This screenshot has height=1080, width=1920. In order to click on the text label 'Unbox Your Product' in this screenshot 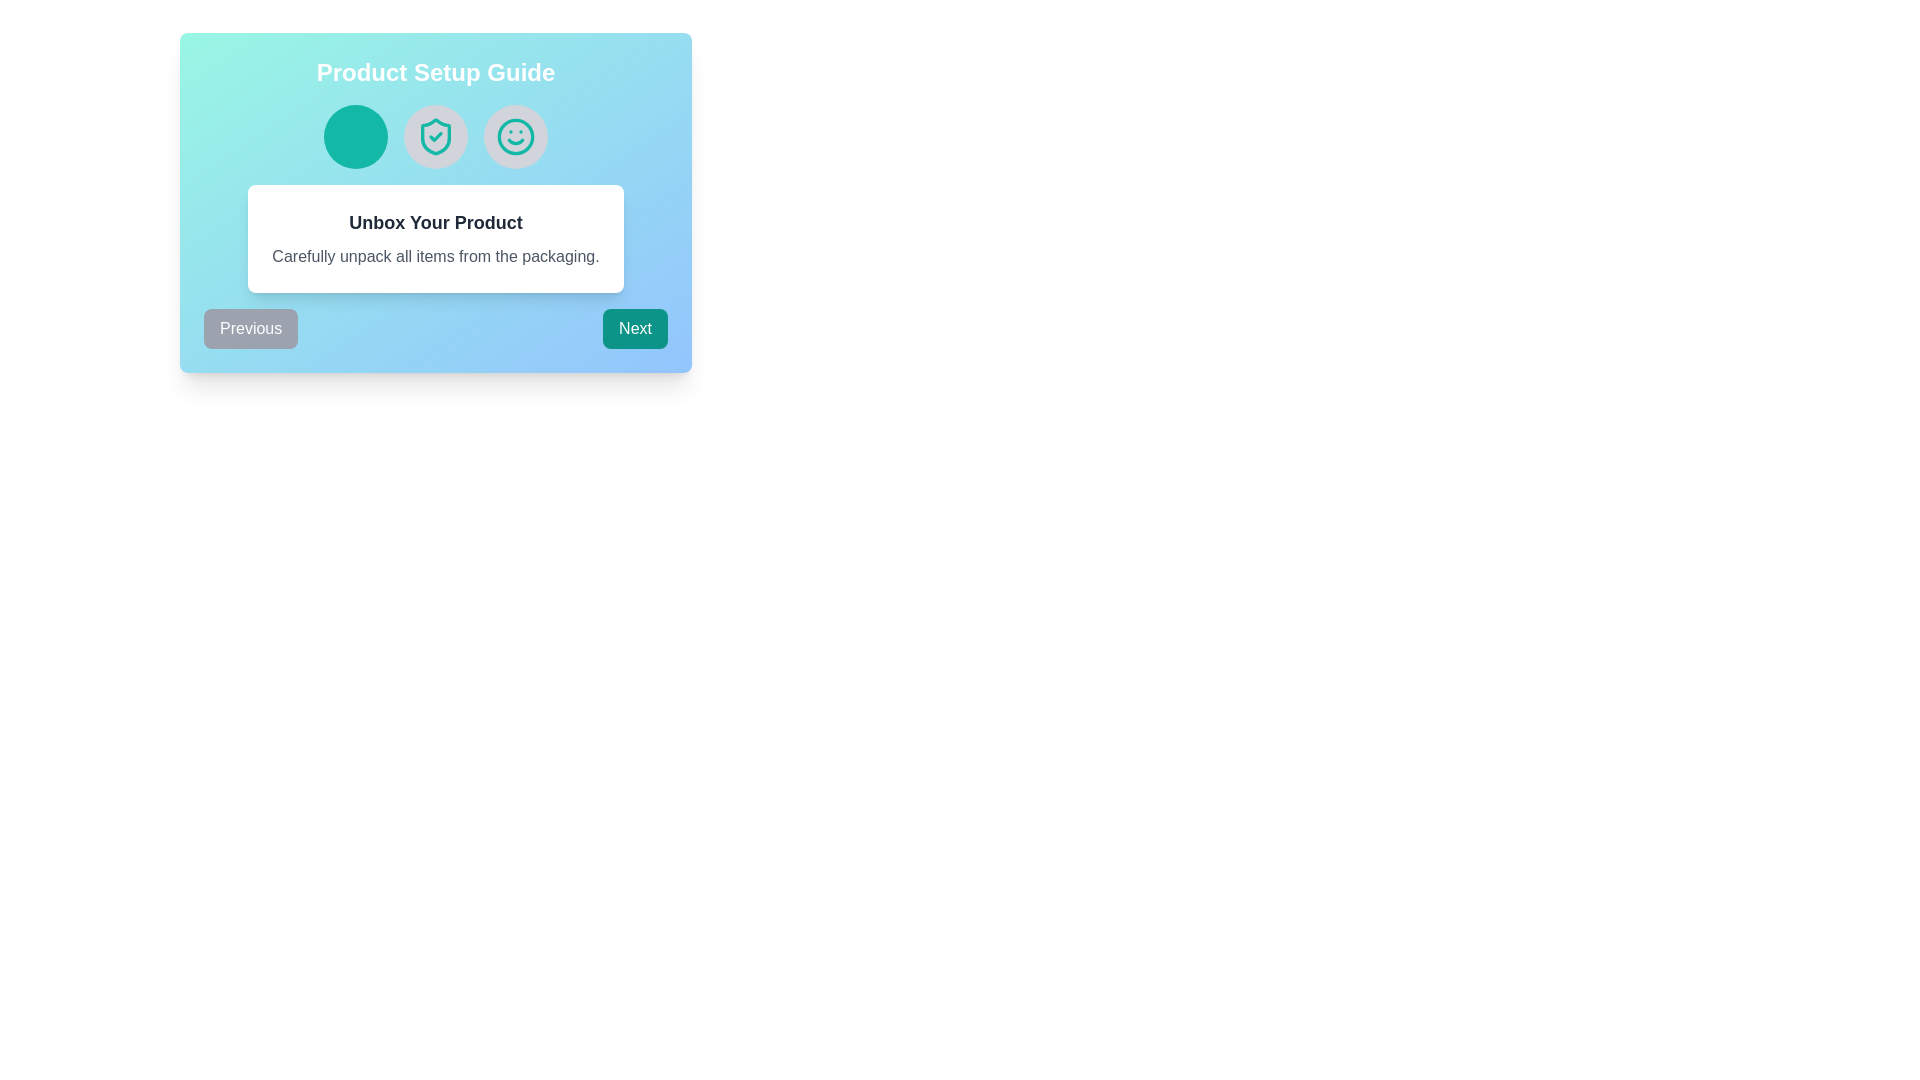, I will do `click(435, 223)`.